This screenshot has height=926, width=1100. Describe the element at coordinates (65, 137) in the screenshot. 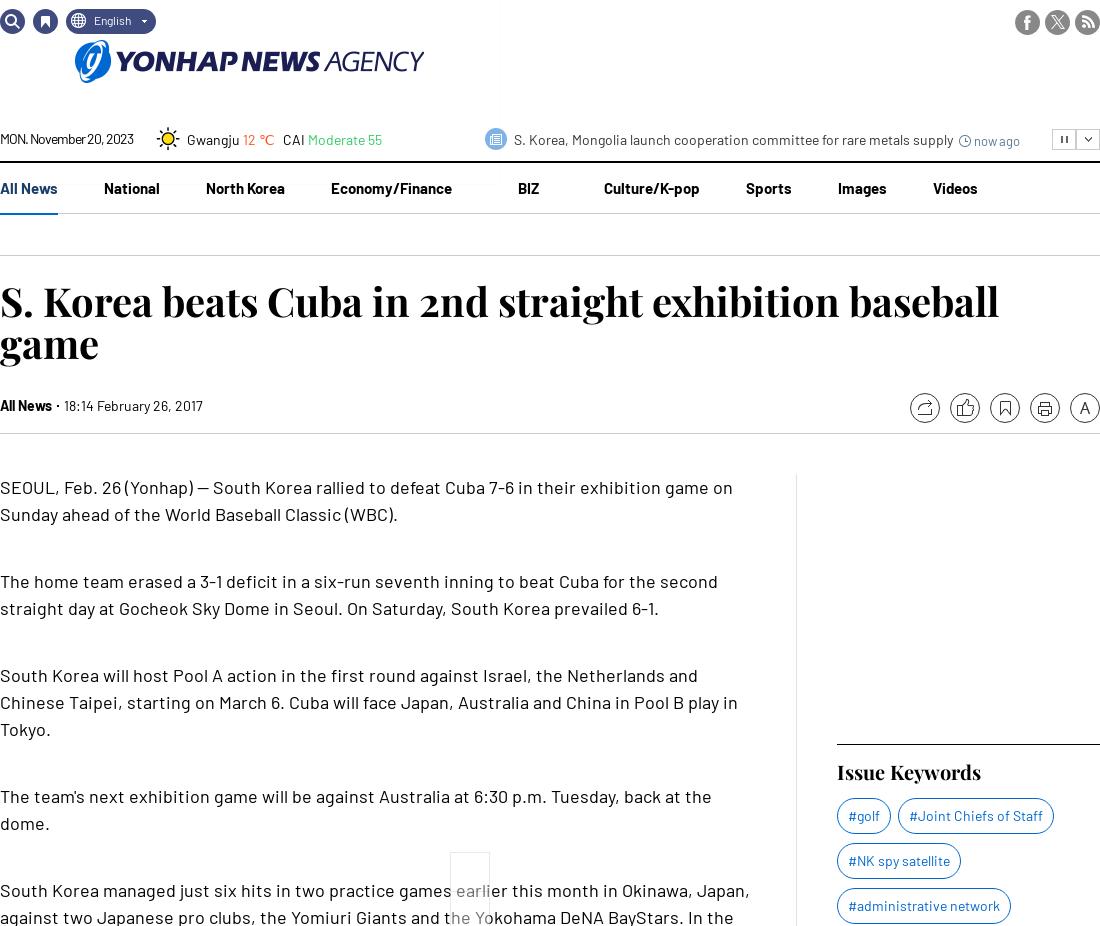

I see `'MON. November 20, 2023'` at that location.